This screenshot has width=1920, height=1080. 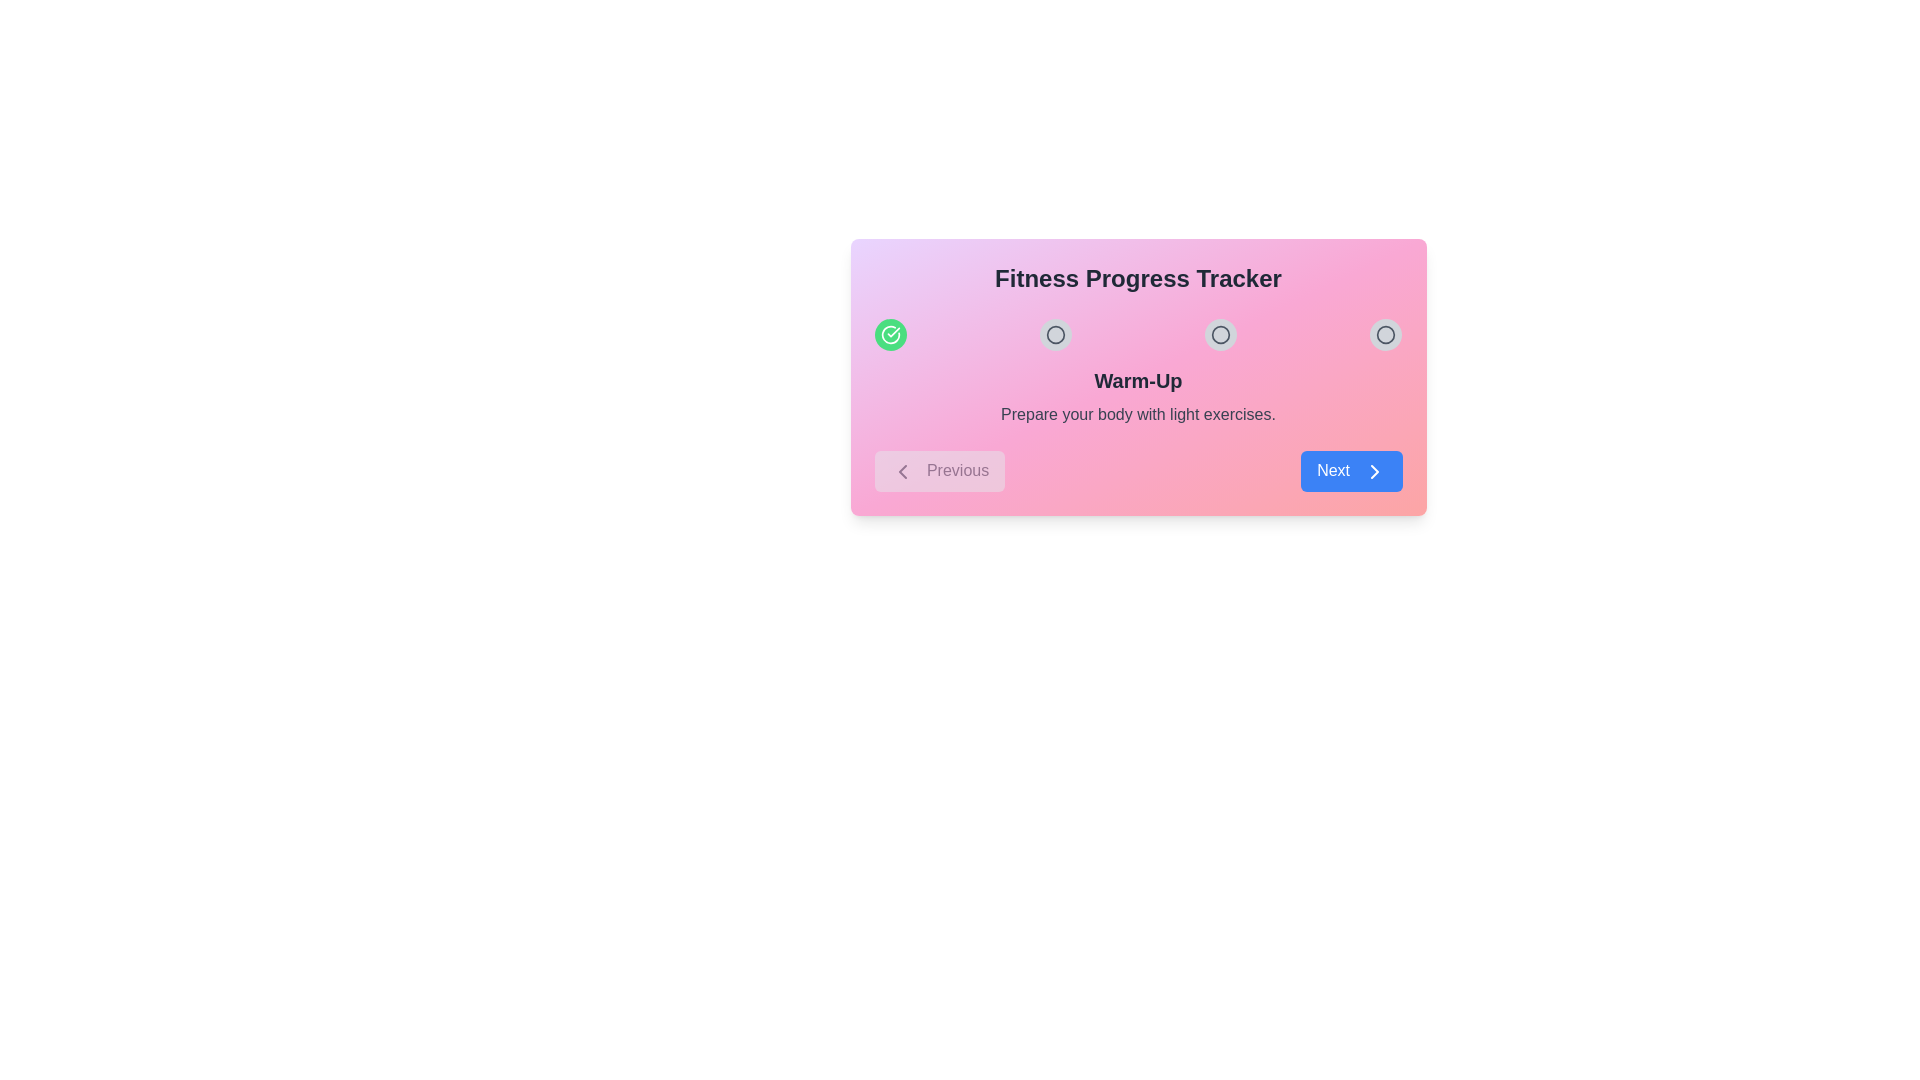 What do you see at coordinates (1373, 471) in the screenshot?
I see `the right-pointing chevron icon located at the bottom-right of the 'Next' button with a blue background and white text` at bounding box center [1373, 471].